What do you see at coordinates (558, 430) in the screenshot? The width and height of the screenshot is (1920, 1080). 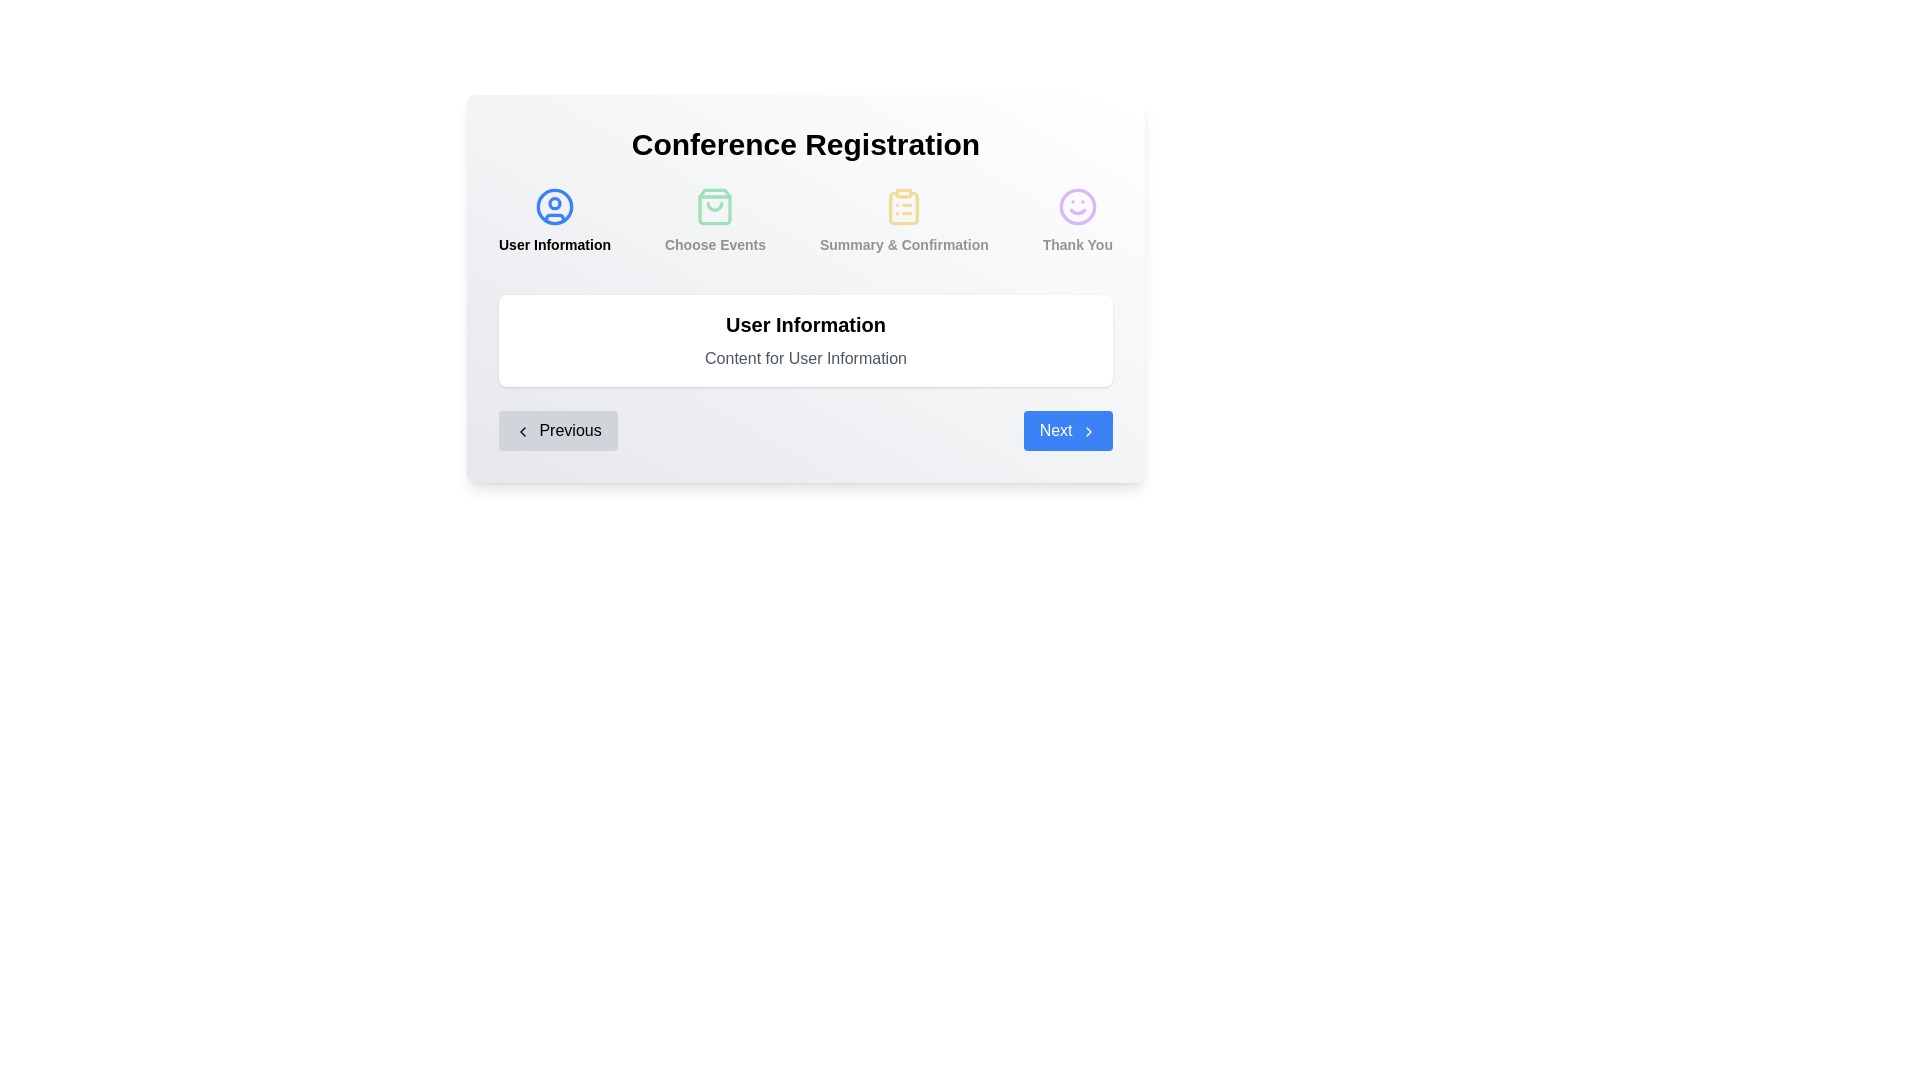 I see `the 'Previous' button with a gray background and rounded corners to observe potential visual effects` at bounding box center [558, 430].